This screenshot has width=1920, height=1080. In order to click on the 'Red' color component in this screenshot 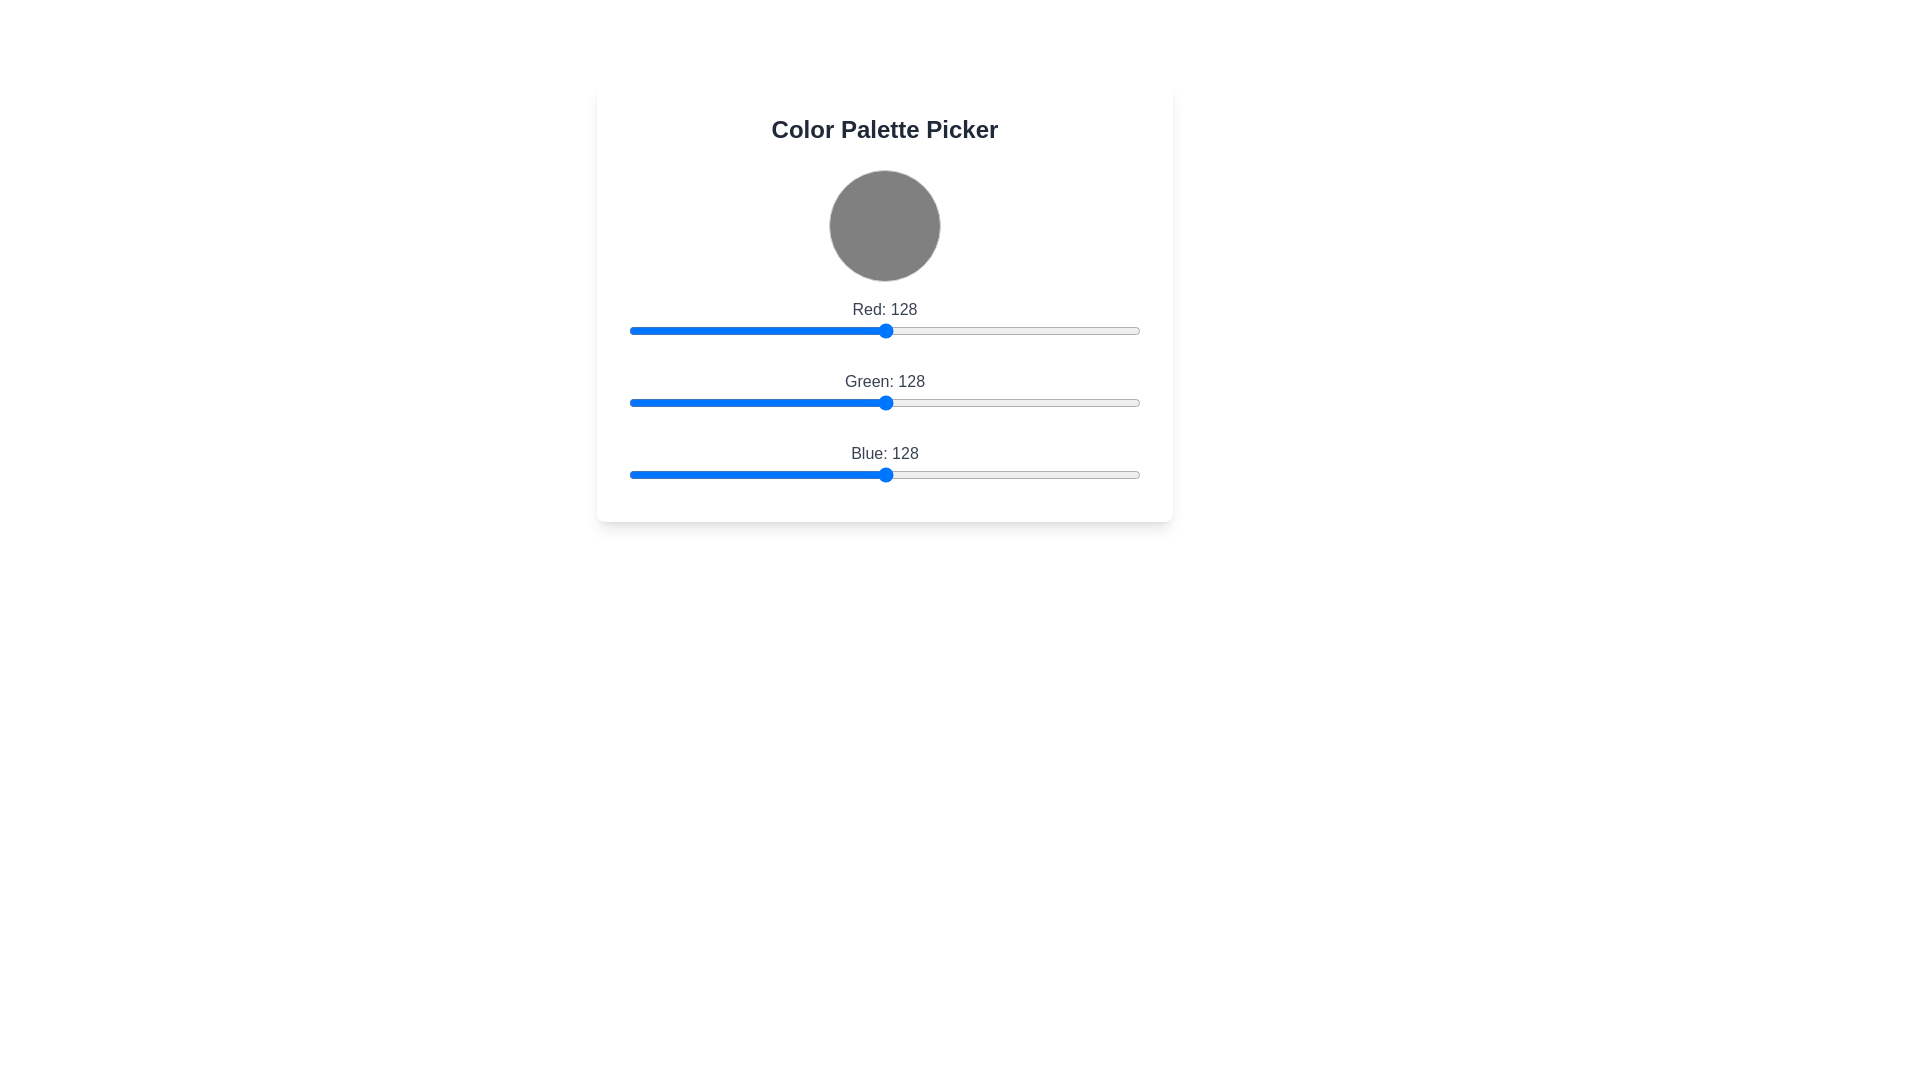, I will do `click(742, 330)`.